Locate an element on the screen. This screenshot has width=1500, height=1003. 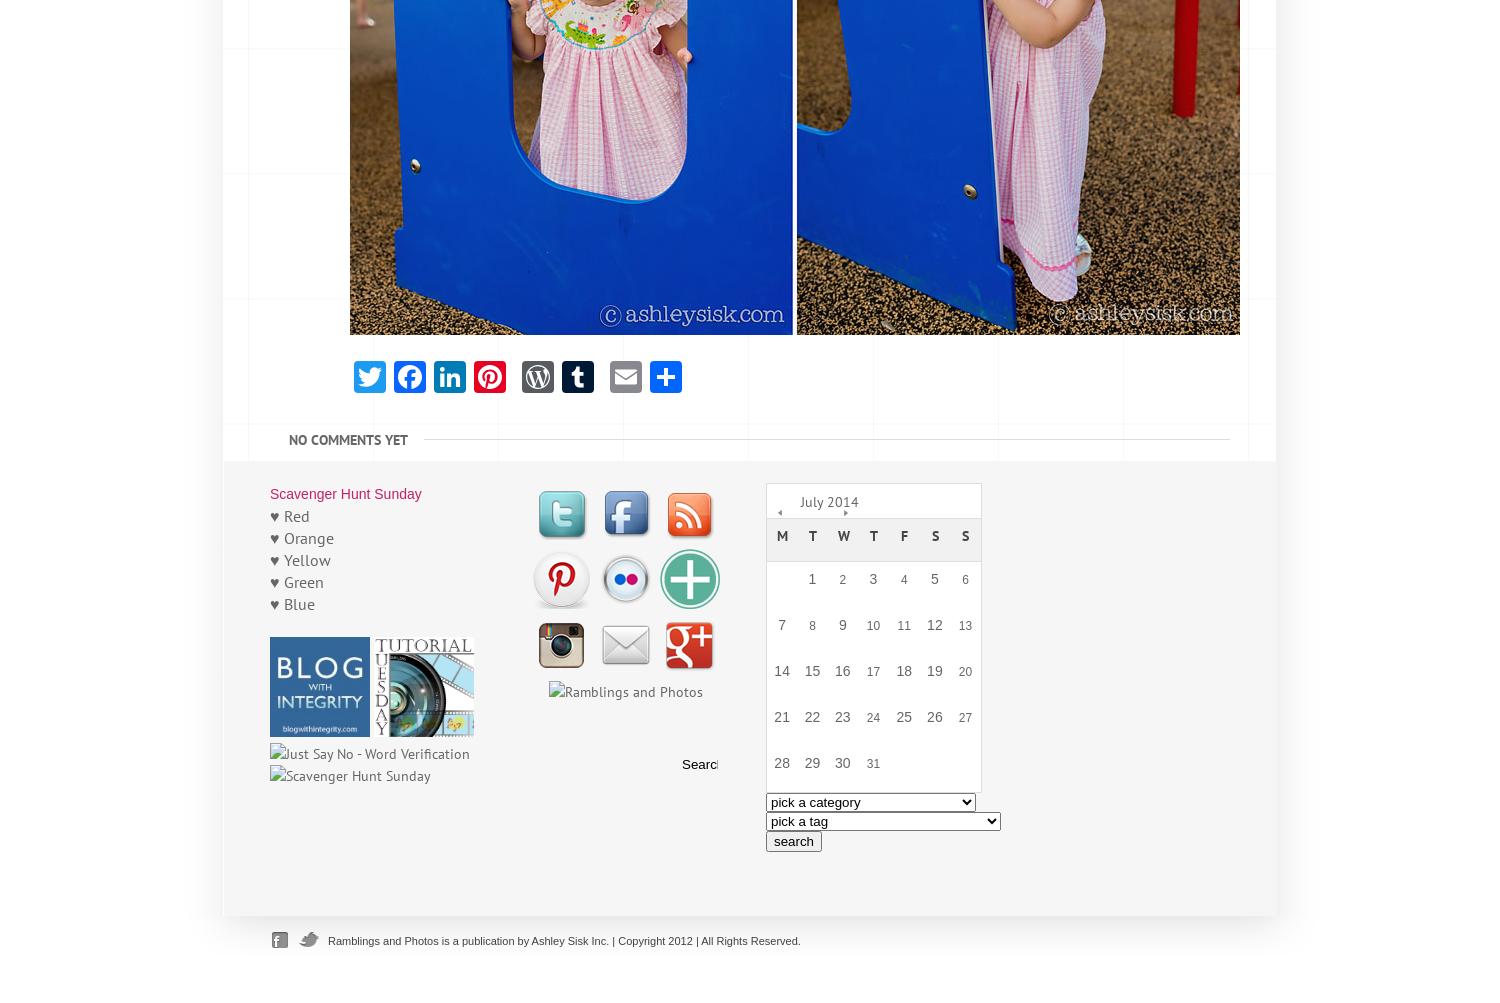
'Ramblings and Photos is a publication by Ashley Sisk Inc. | Copyright 2012 | All Rights Reserved.' is located at coordinates (563, 940).